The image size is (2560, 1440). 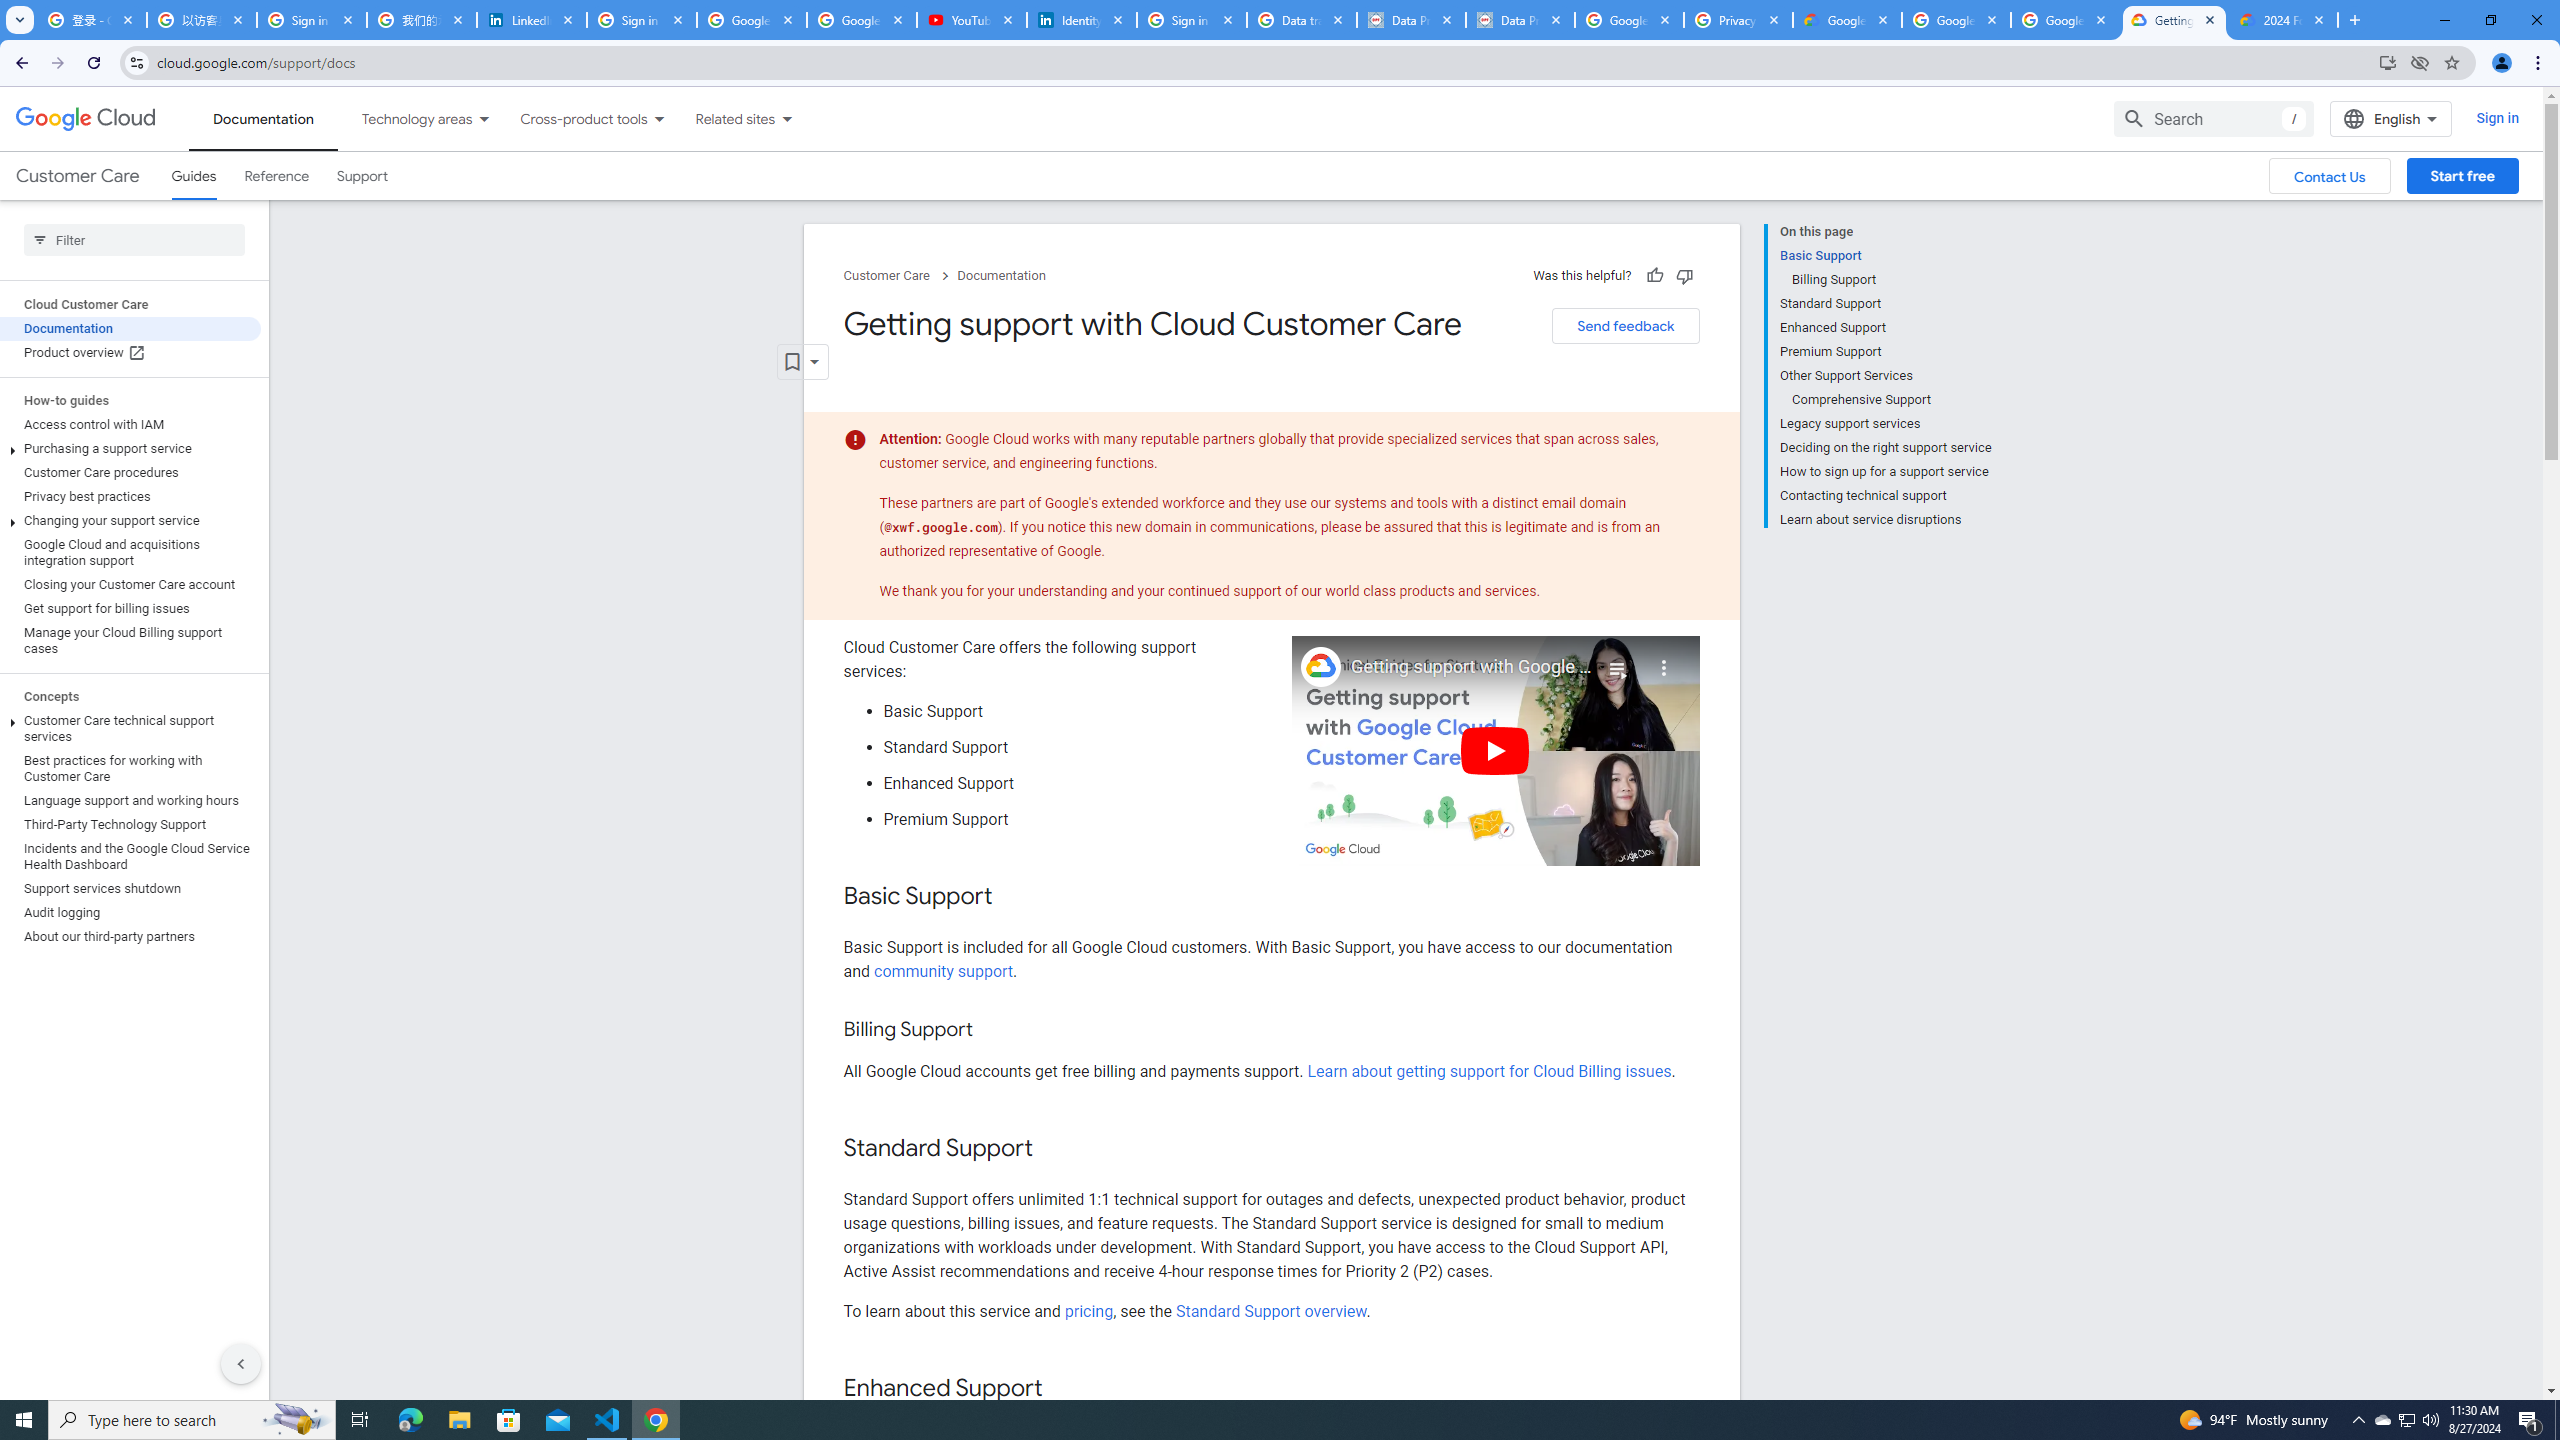 What do you see at coordinates (130, 727) in the screenshot?
I see `'Customer Care technical support services'` at bounding box center [130, 727].